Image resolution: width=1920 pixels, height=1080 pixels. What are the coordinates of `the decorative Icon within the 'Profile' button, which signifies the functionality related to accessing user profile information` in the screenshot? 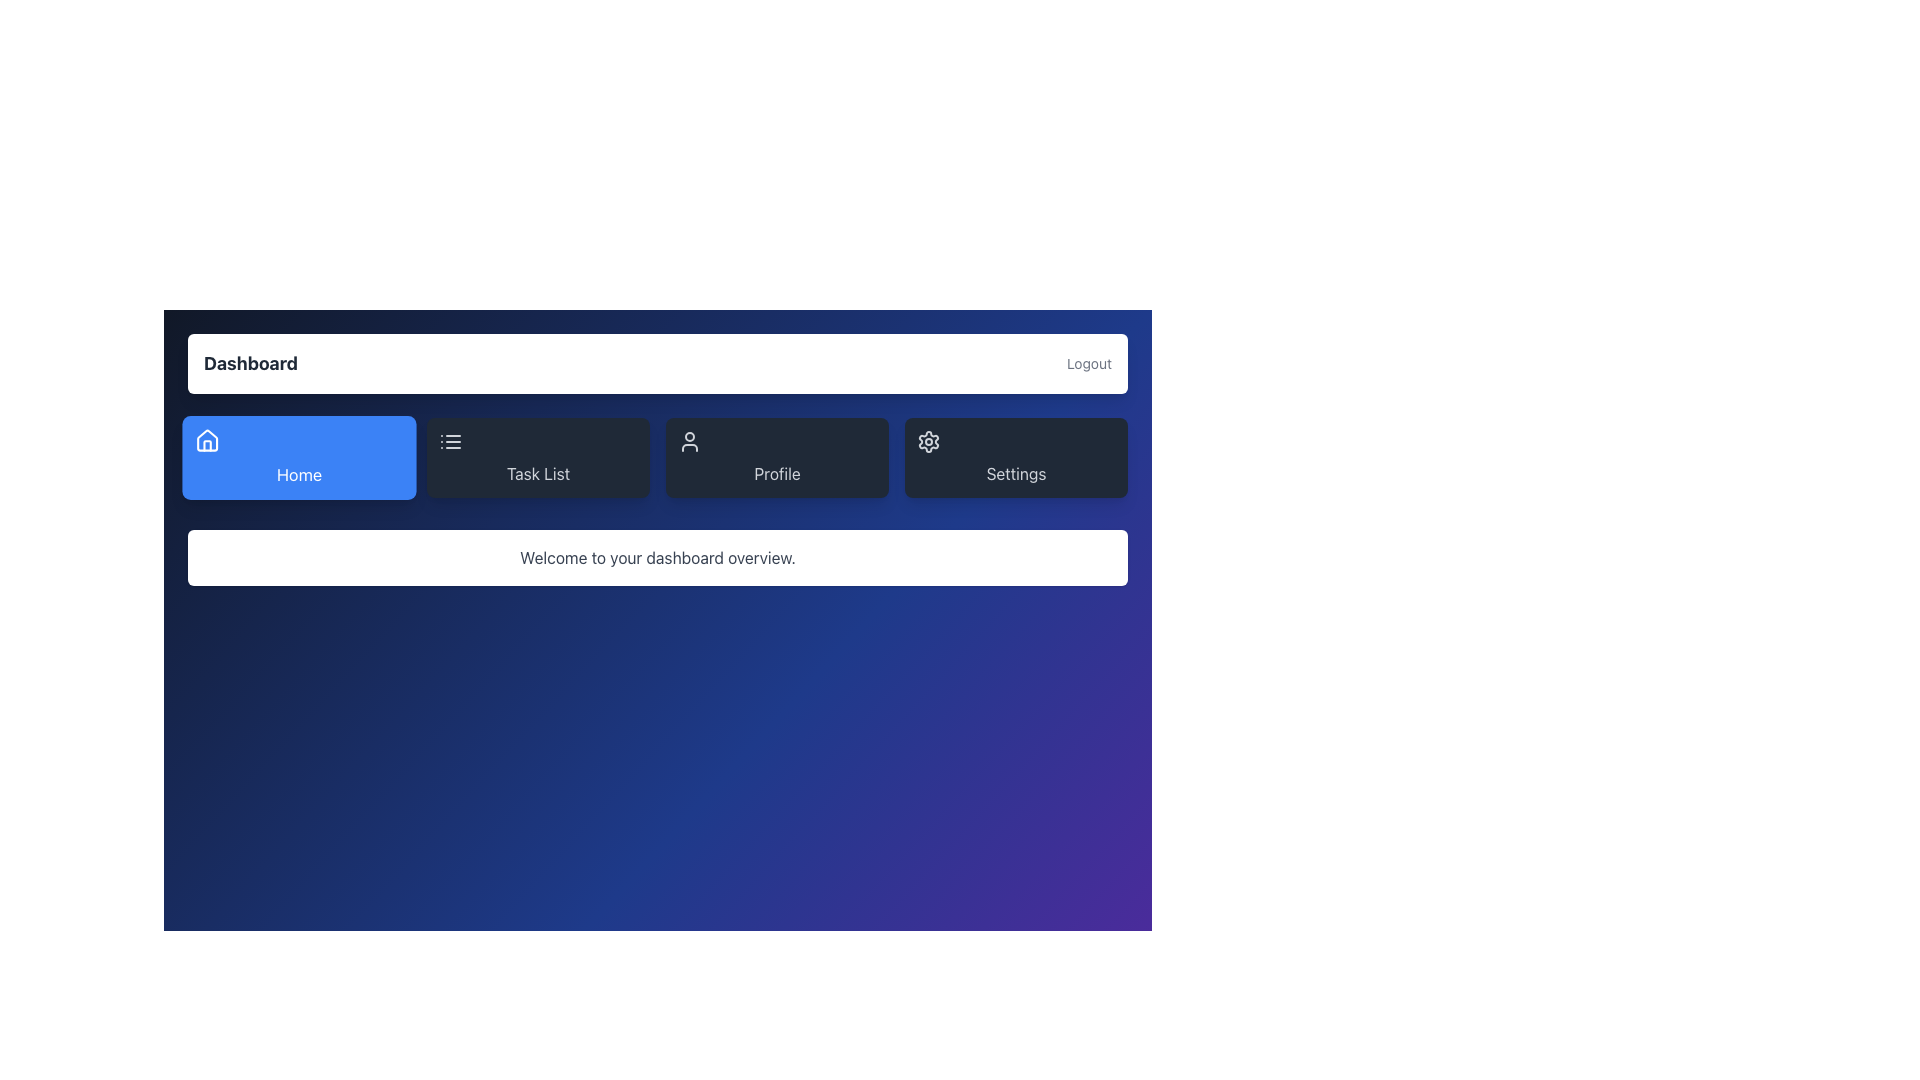 It's located at (776, 441).